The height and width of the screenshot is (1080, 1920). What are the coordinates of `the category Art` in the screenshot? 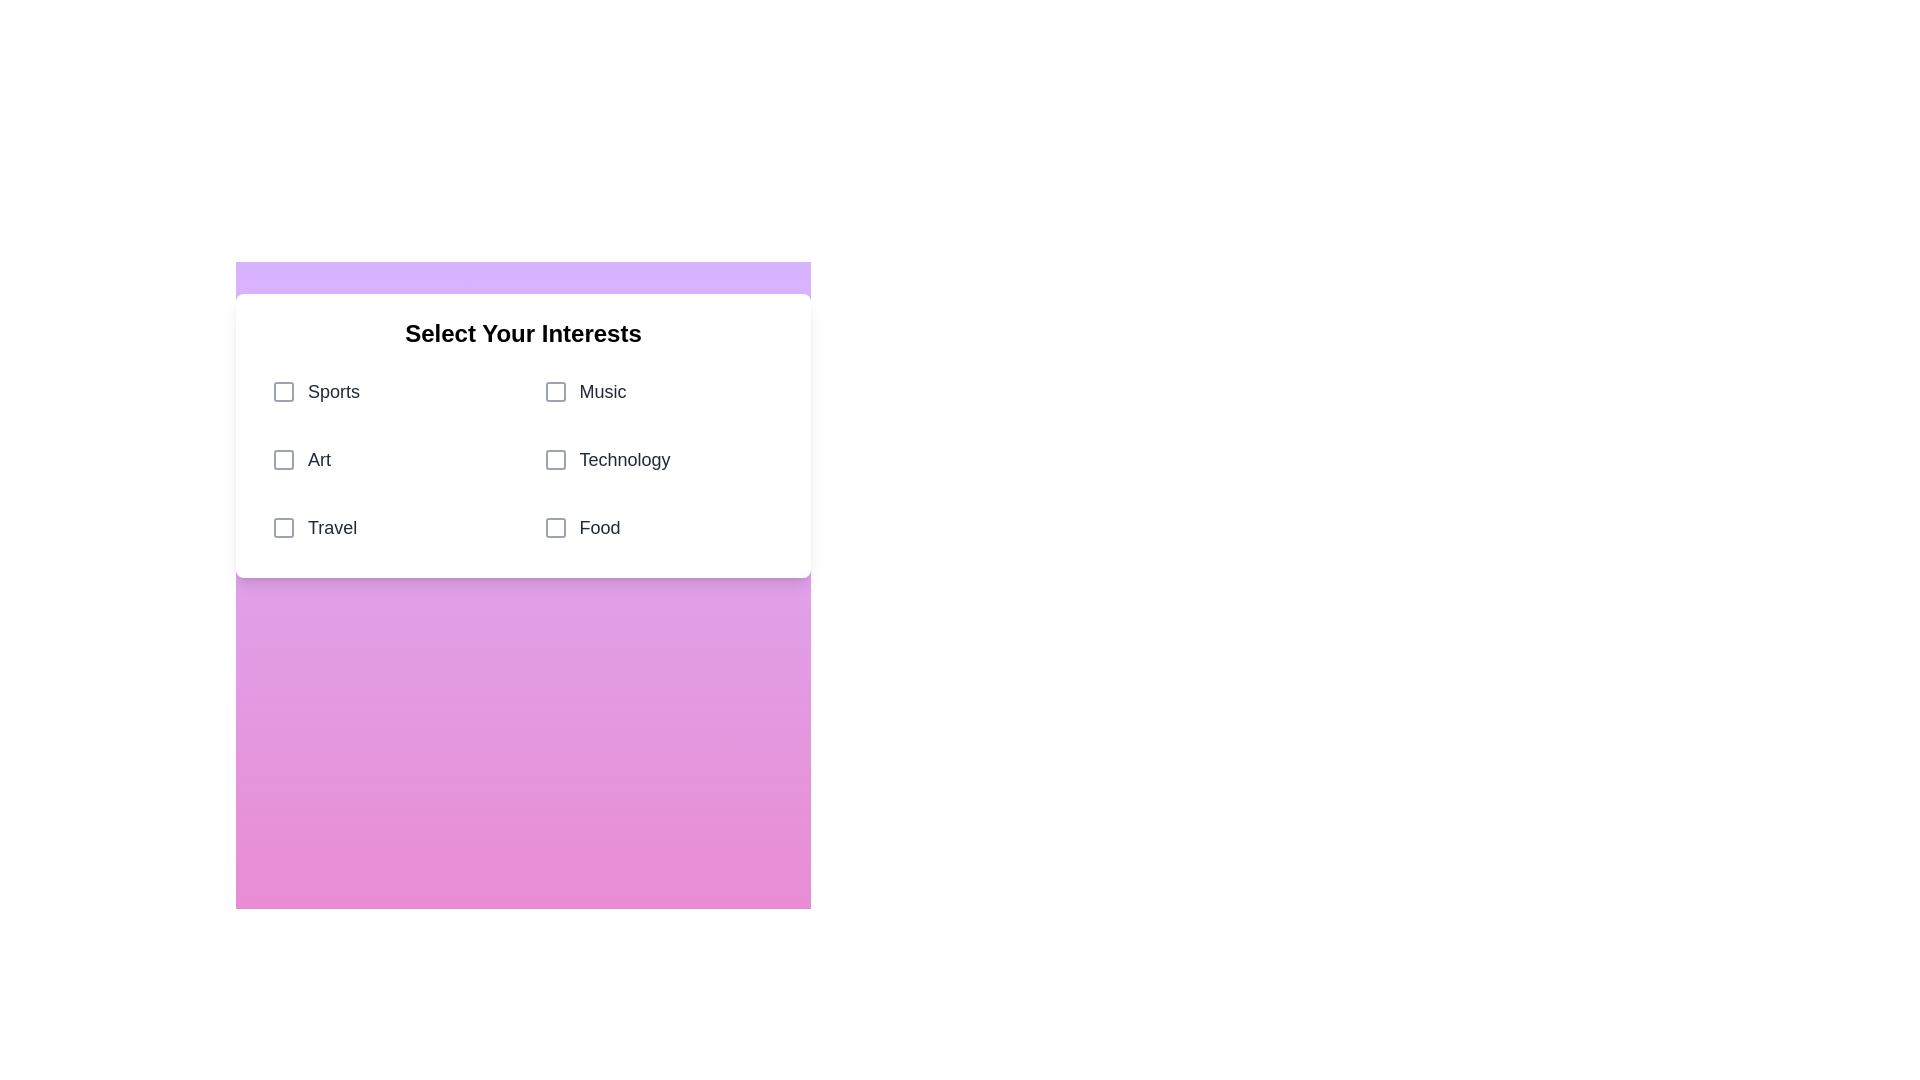 It's located at (387, 459).